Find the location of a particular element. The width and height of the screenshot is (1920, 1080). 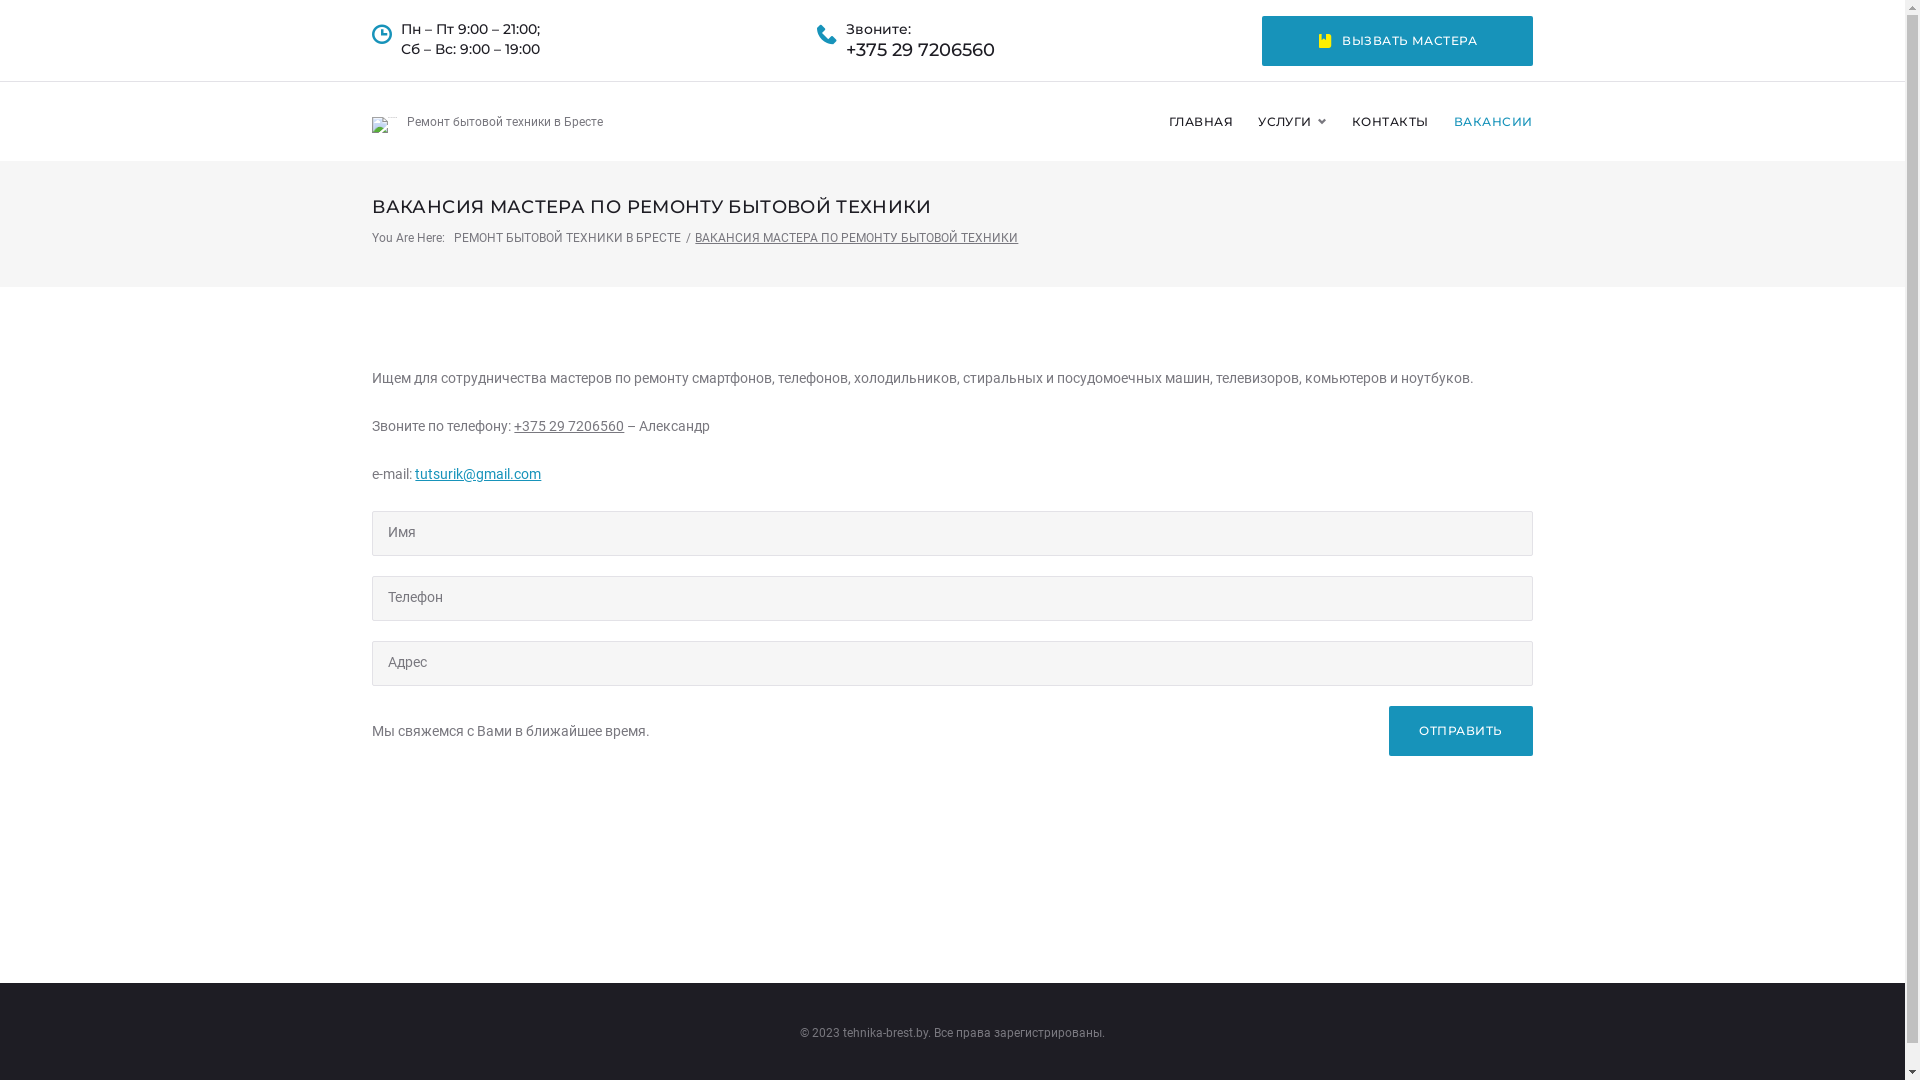

'+375 29 7206560' is located at coordinates (513, 424).